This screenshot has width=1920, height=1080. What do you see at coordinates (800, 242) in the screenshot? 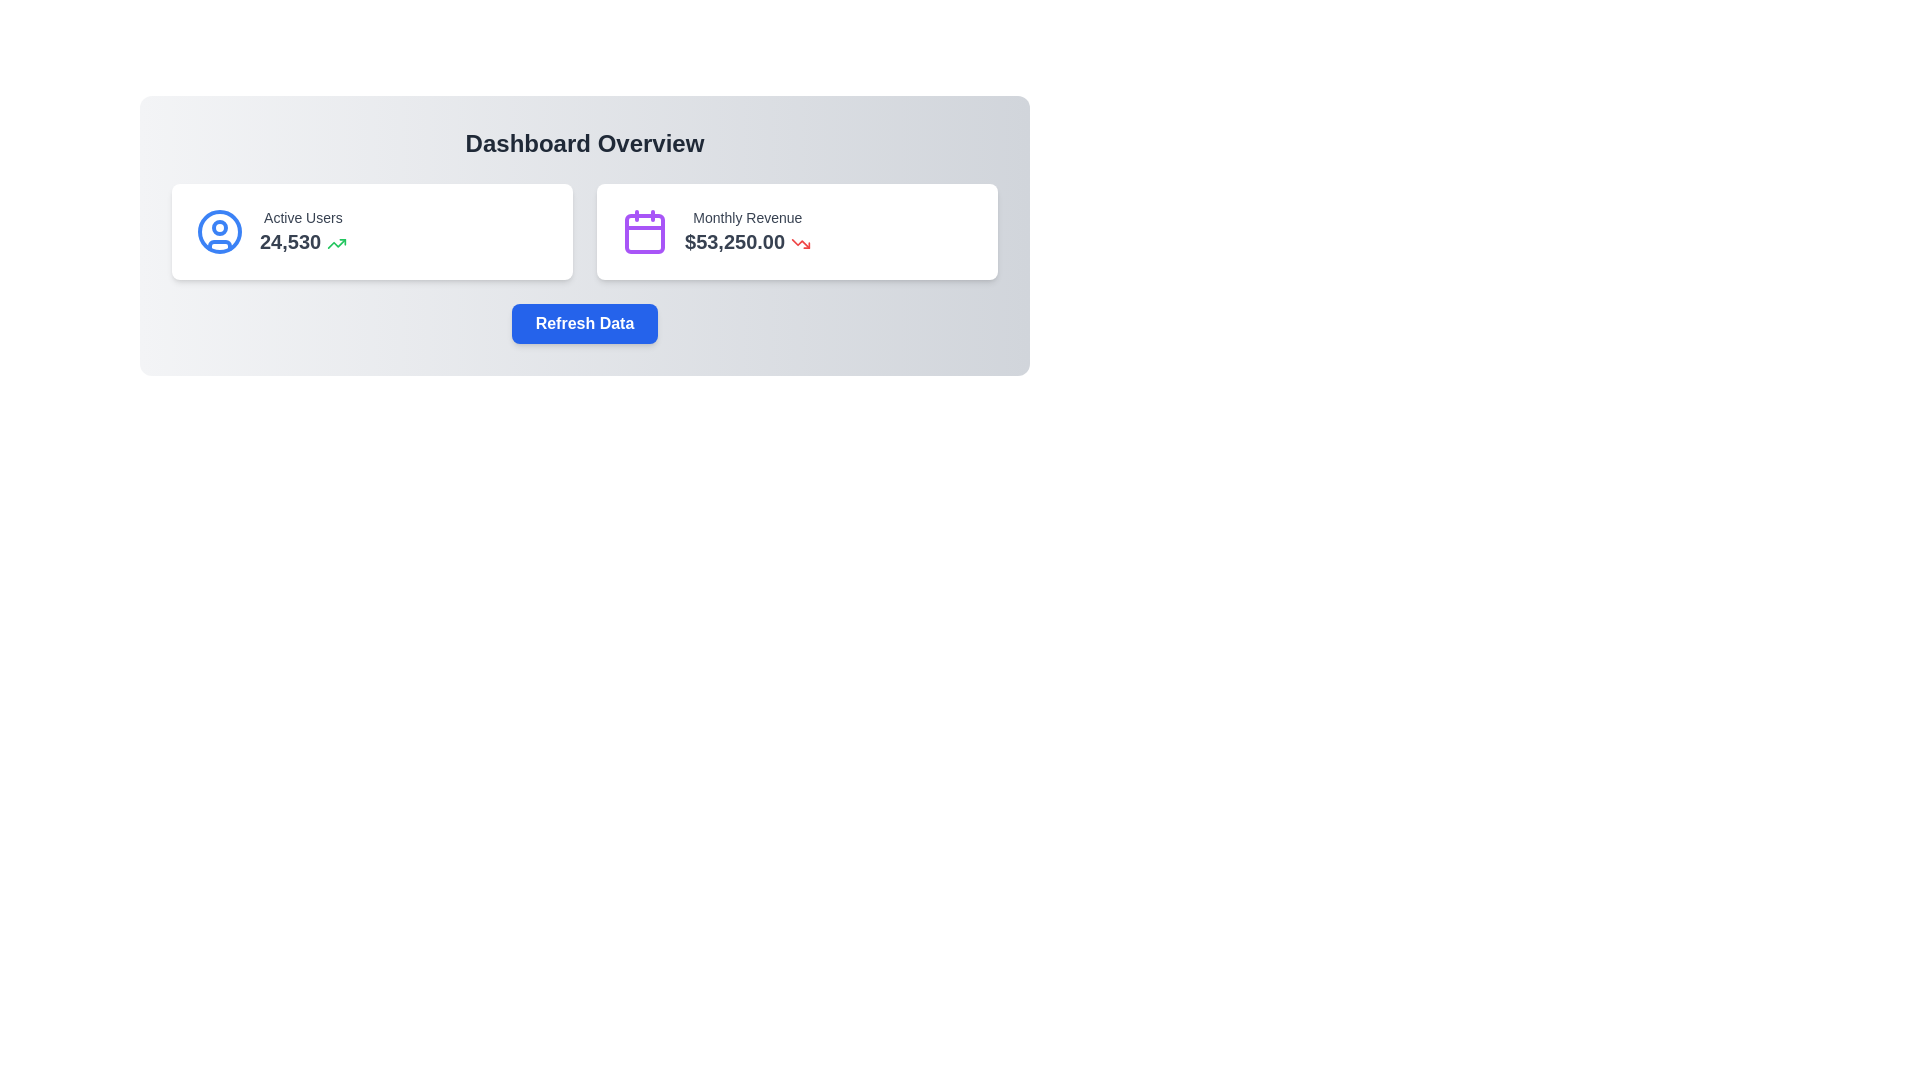
I see `the downward trending red arrow SVG icon located in the top-right corner of the 'Monthly Revenue' section on the dashboard, indicating a decrease or reduction` at bounding box center [800, 242].